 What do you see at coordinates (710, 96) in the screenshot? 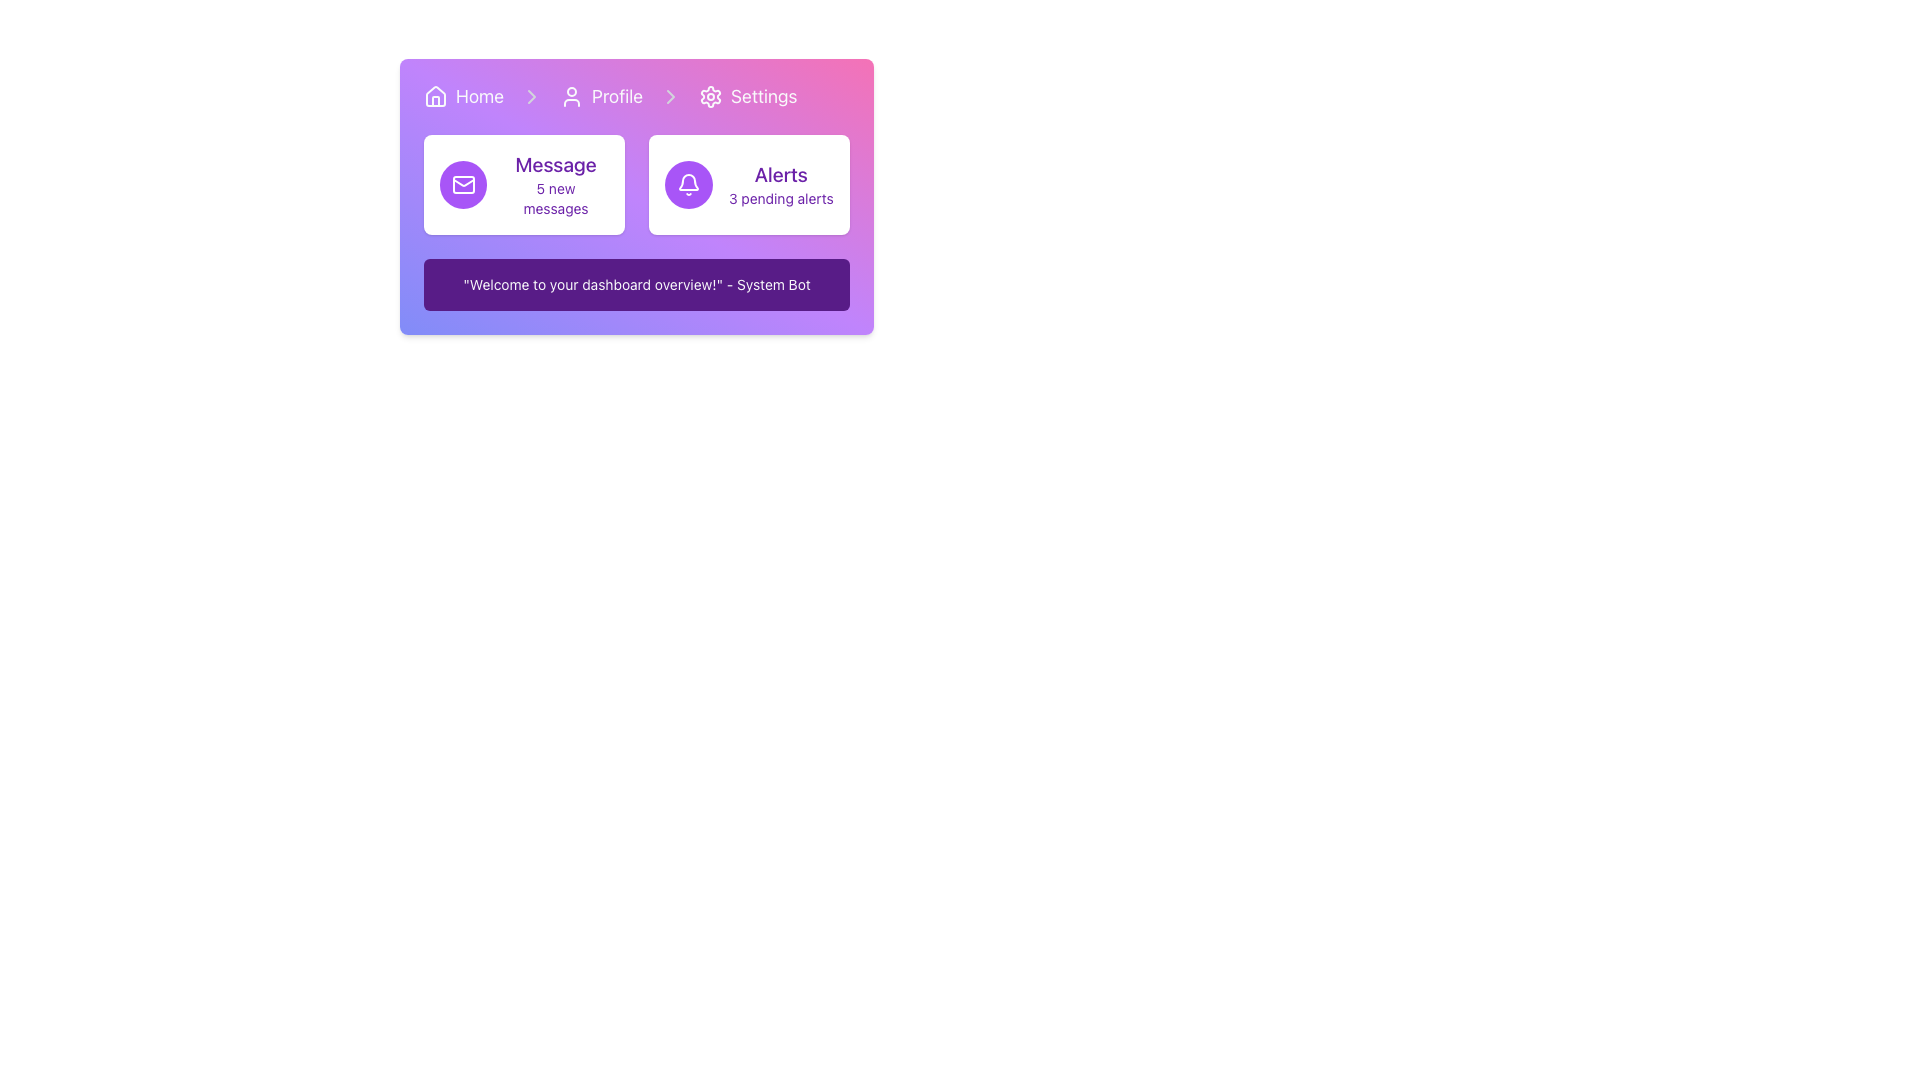
I see `the pink cogwheel icon in the settings navigation item` at bounding box center [710, 96].